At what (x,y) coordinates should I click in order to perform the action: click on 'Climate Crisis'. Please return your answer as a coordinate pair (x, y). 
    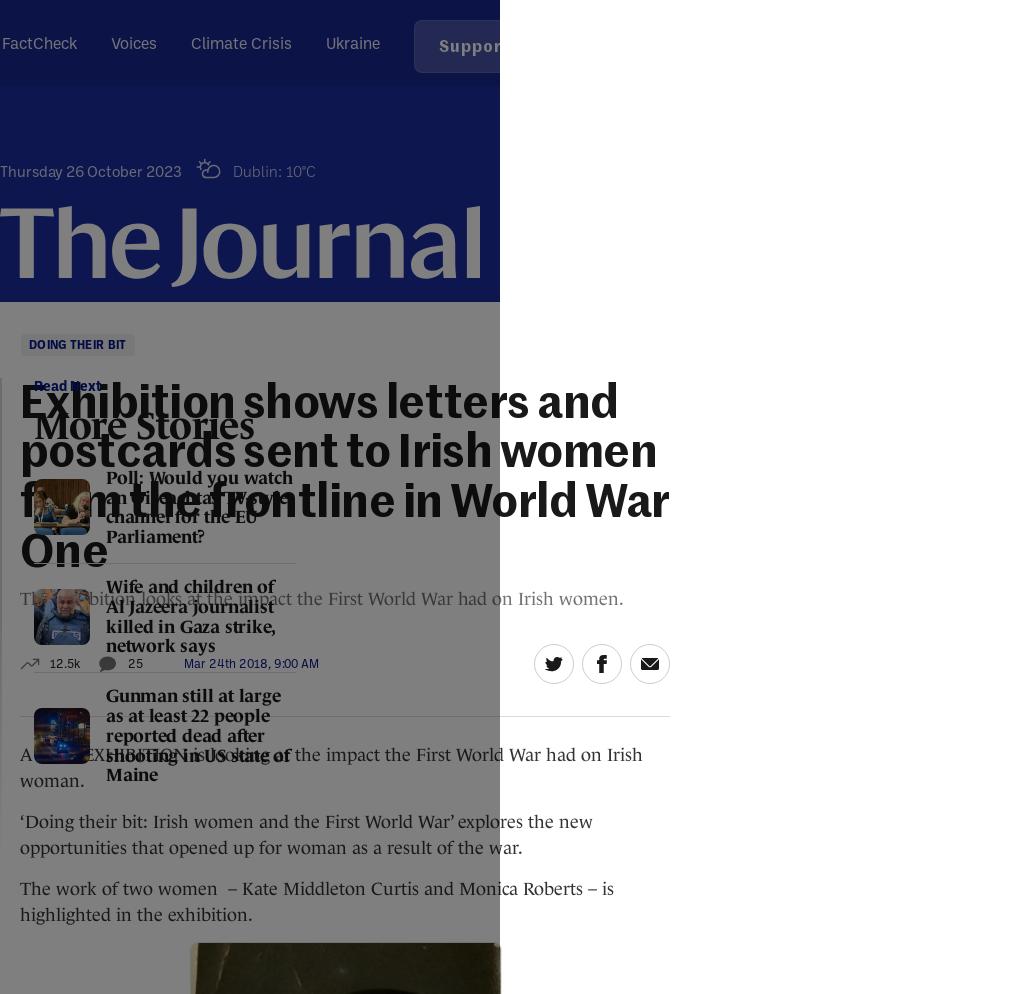
    Looking at the image, I should click on (241, 41).